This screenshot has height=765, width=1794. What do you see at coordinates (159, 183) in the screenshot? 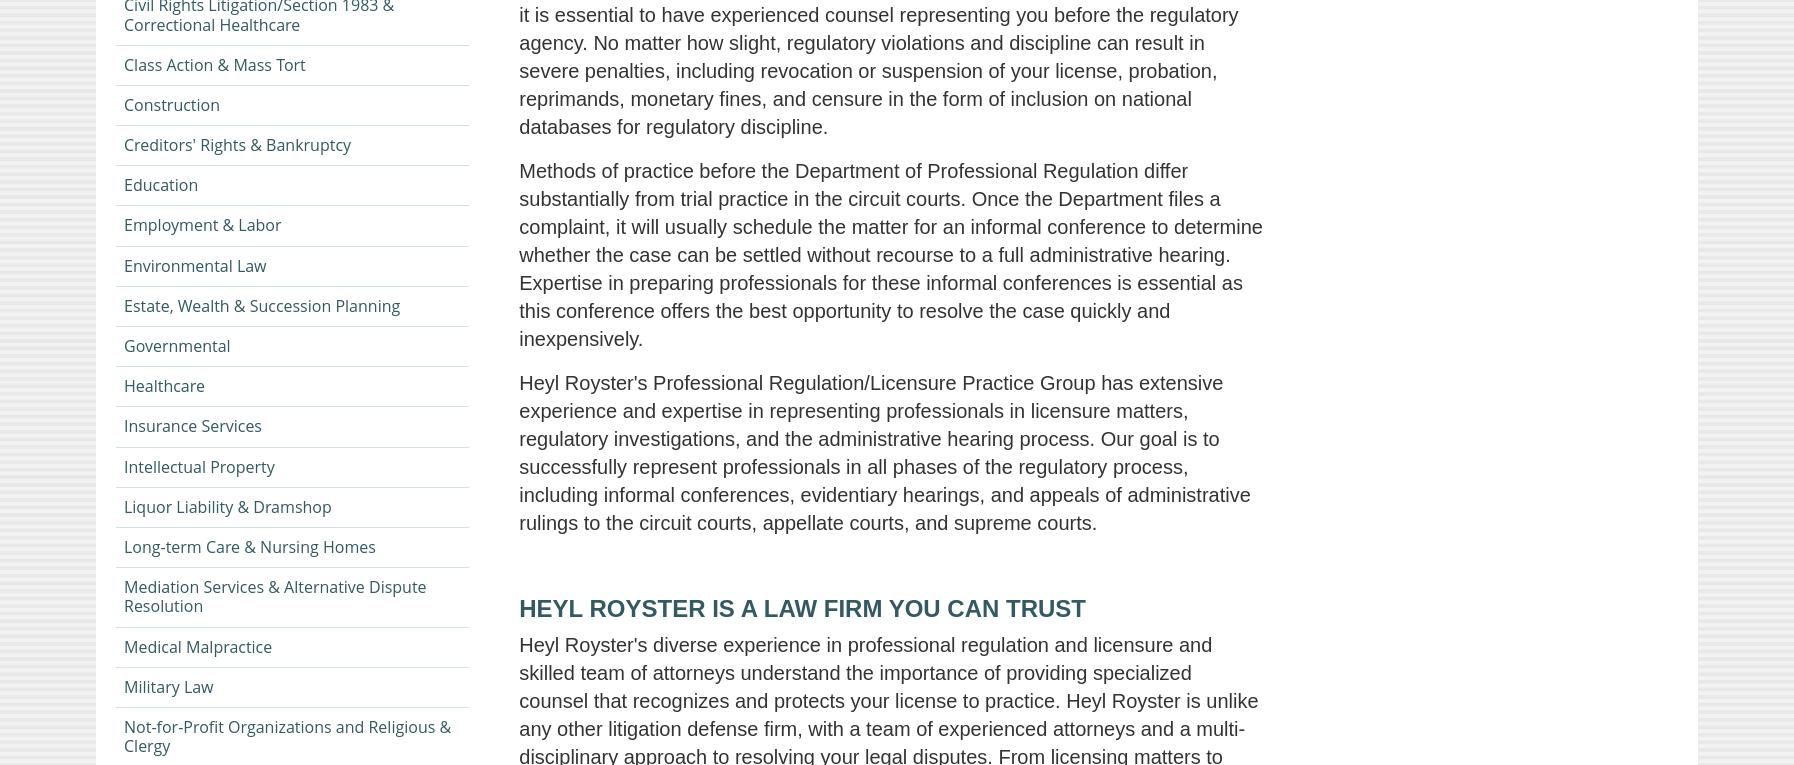
I see `'Education'` at bounding box center [159, 183].